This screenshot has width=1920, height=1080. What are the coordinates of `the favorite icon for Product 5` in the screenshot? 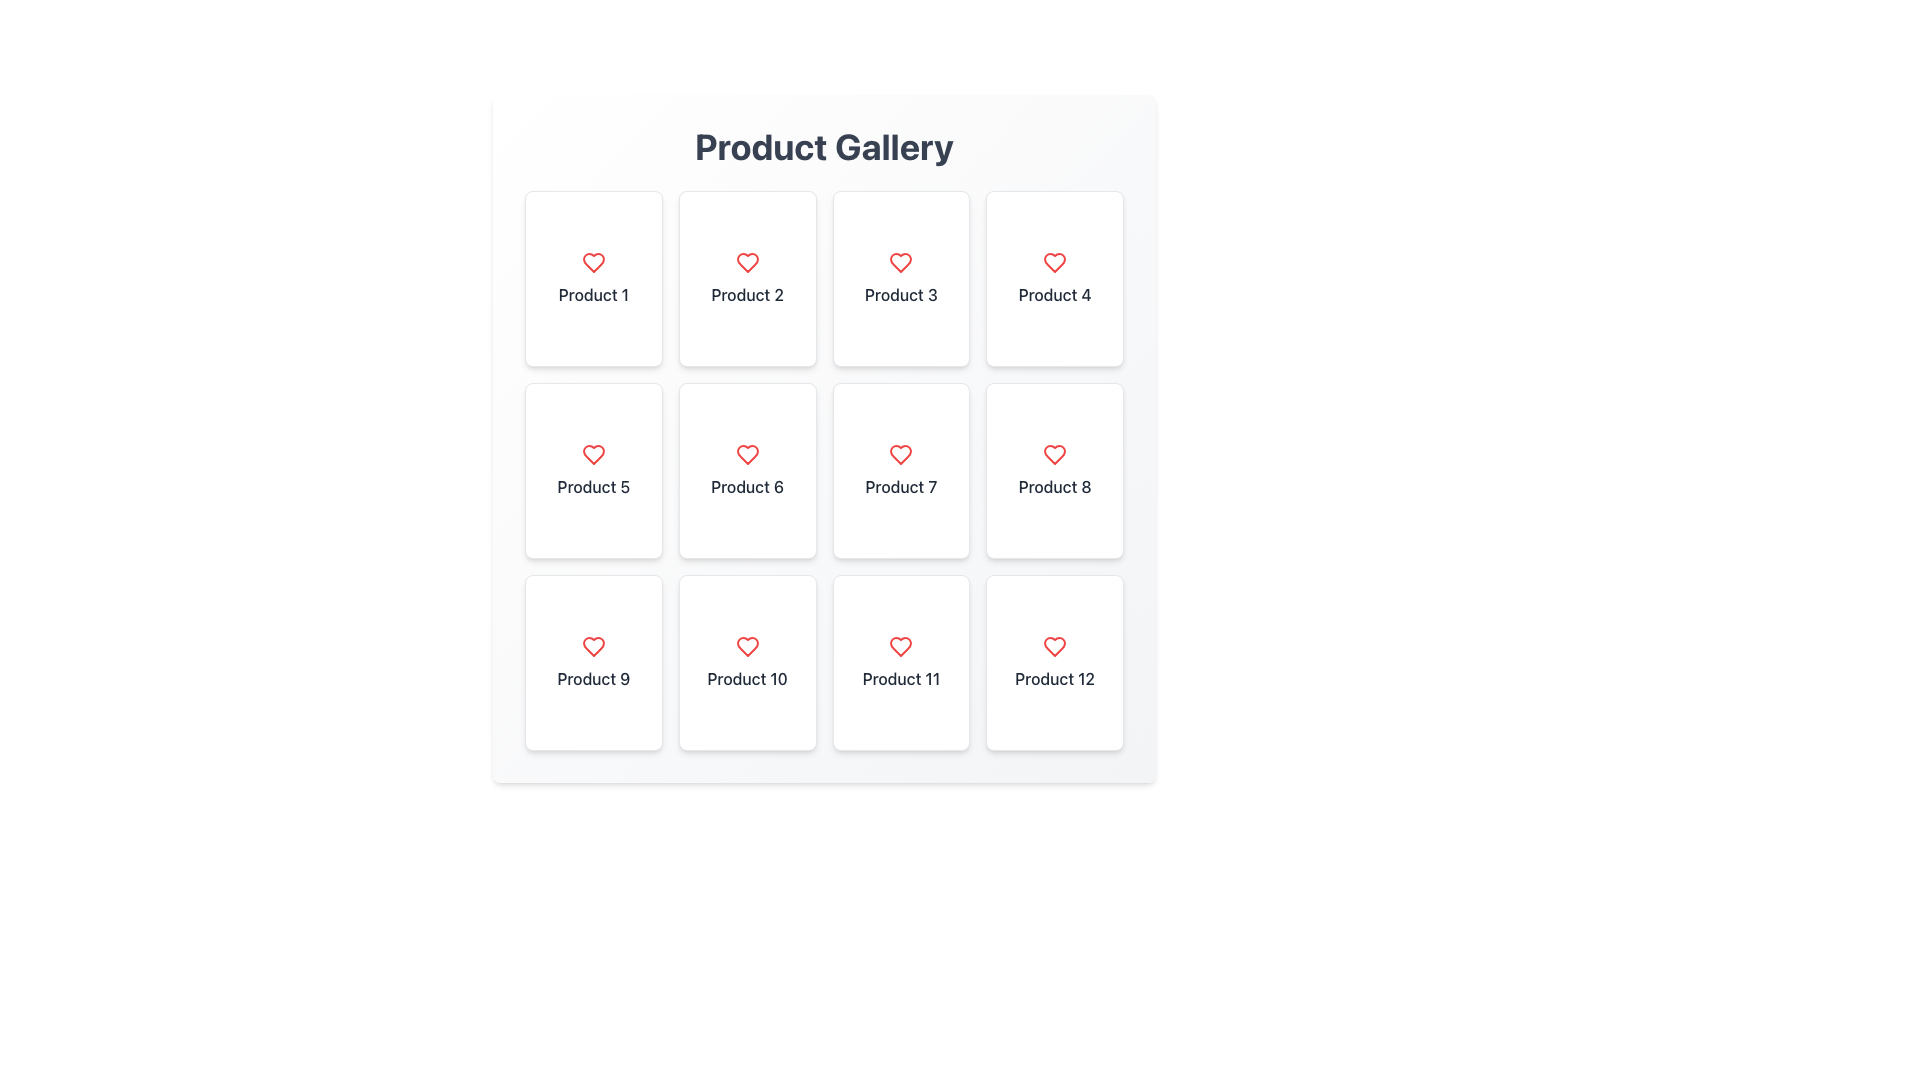 It's located at (592, 455).